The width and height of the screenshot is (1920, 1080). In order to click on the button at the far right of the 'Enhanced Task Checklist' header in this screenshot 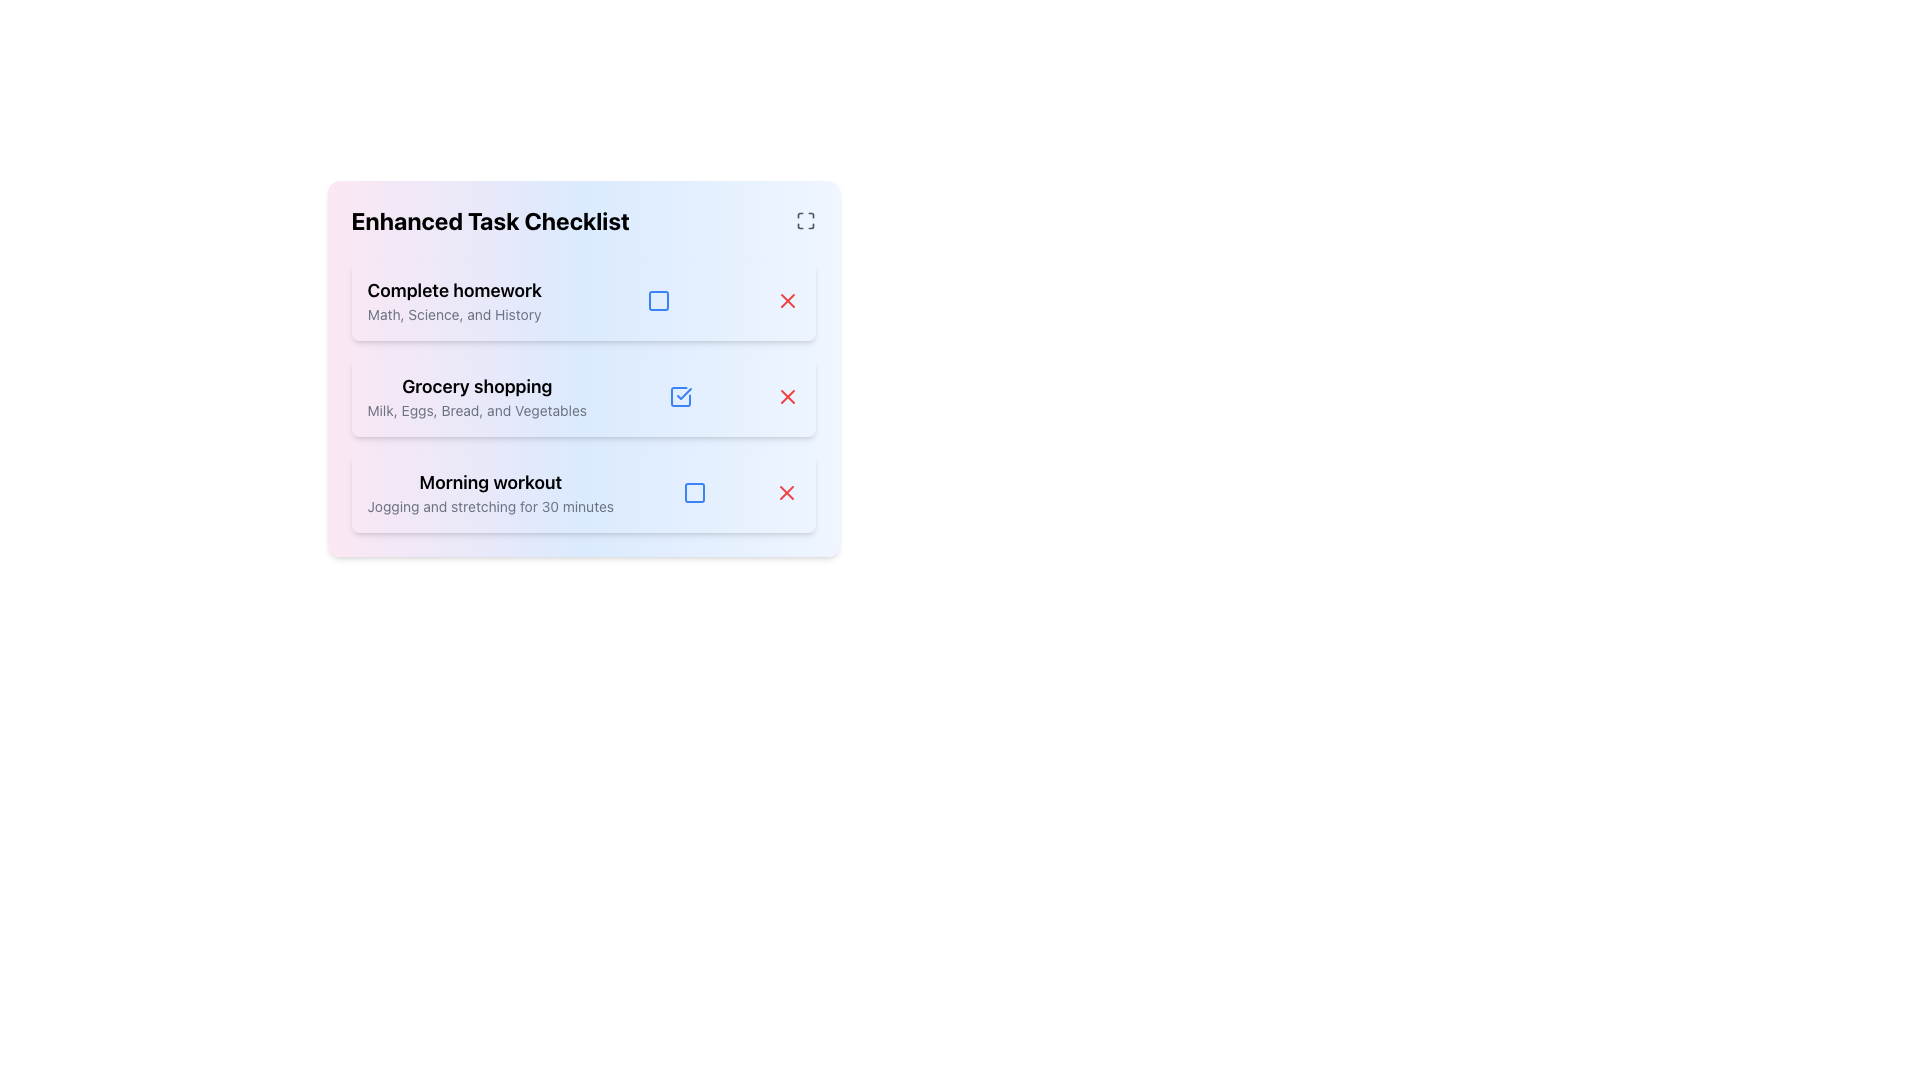, I will do `click(805, 220)`.